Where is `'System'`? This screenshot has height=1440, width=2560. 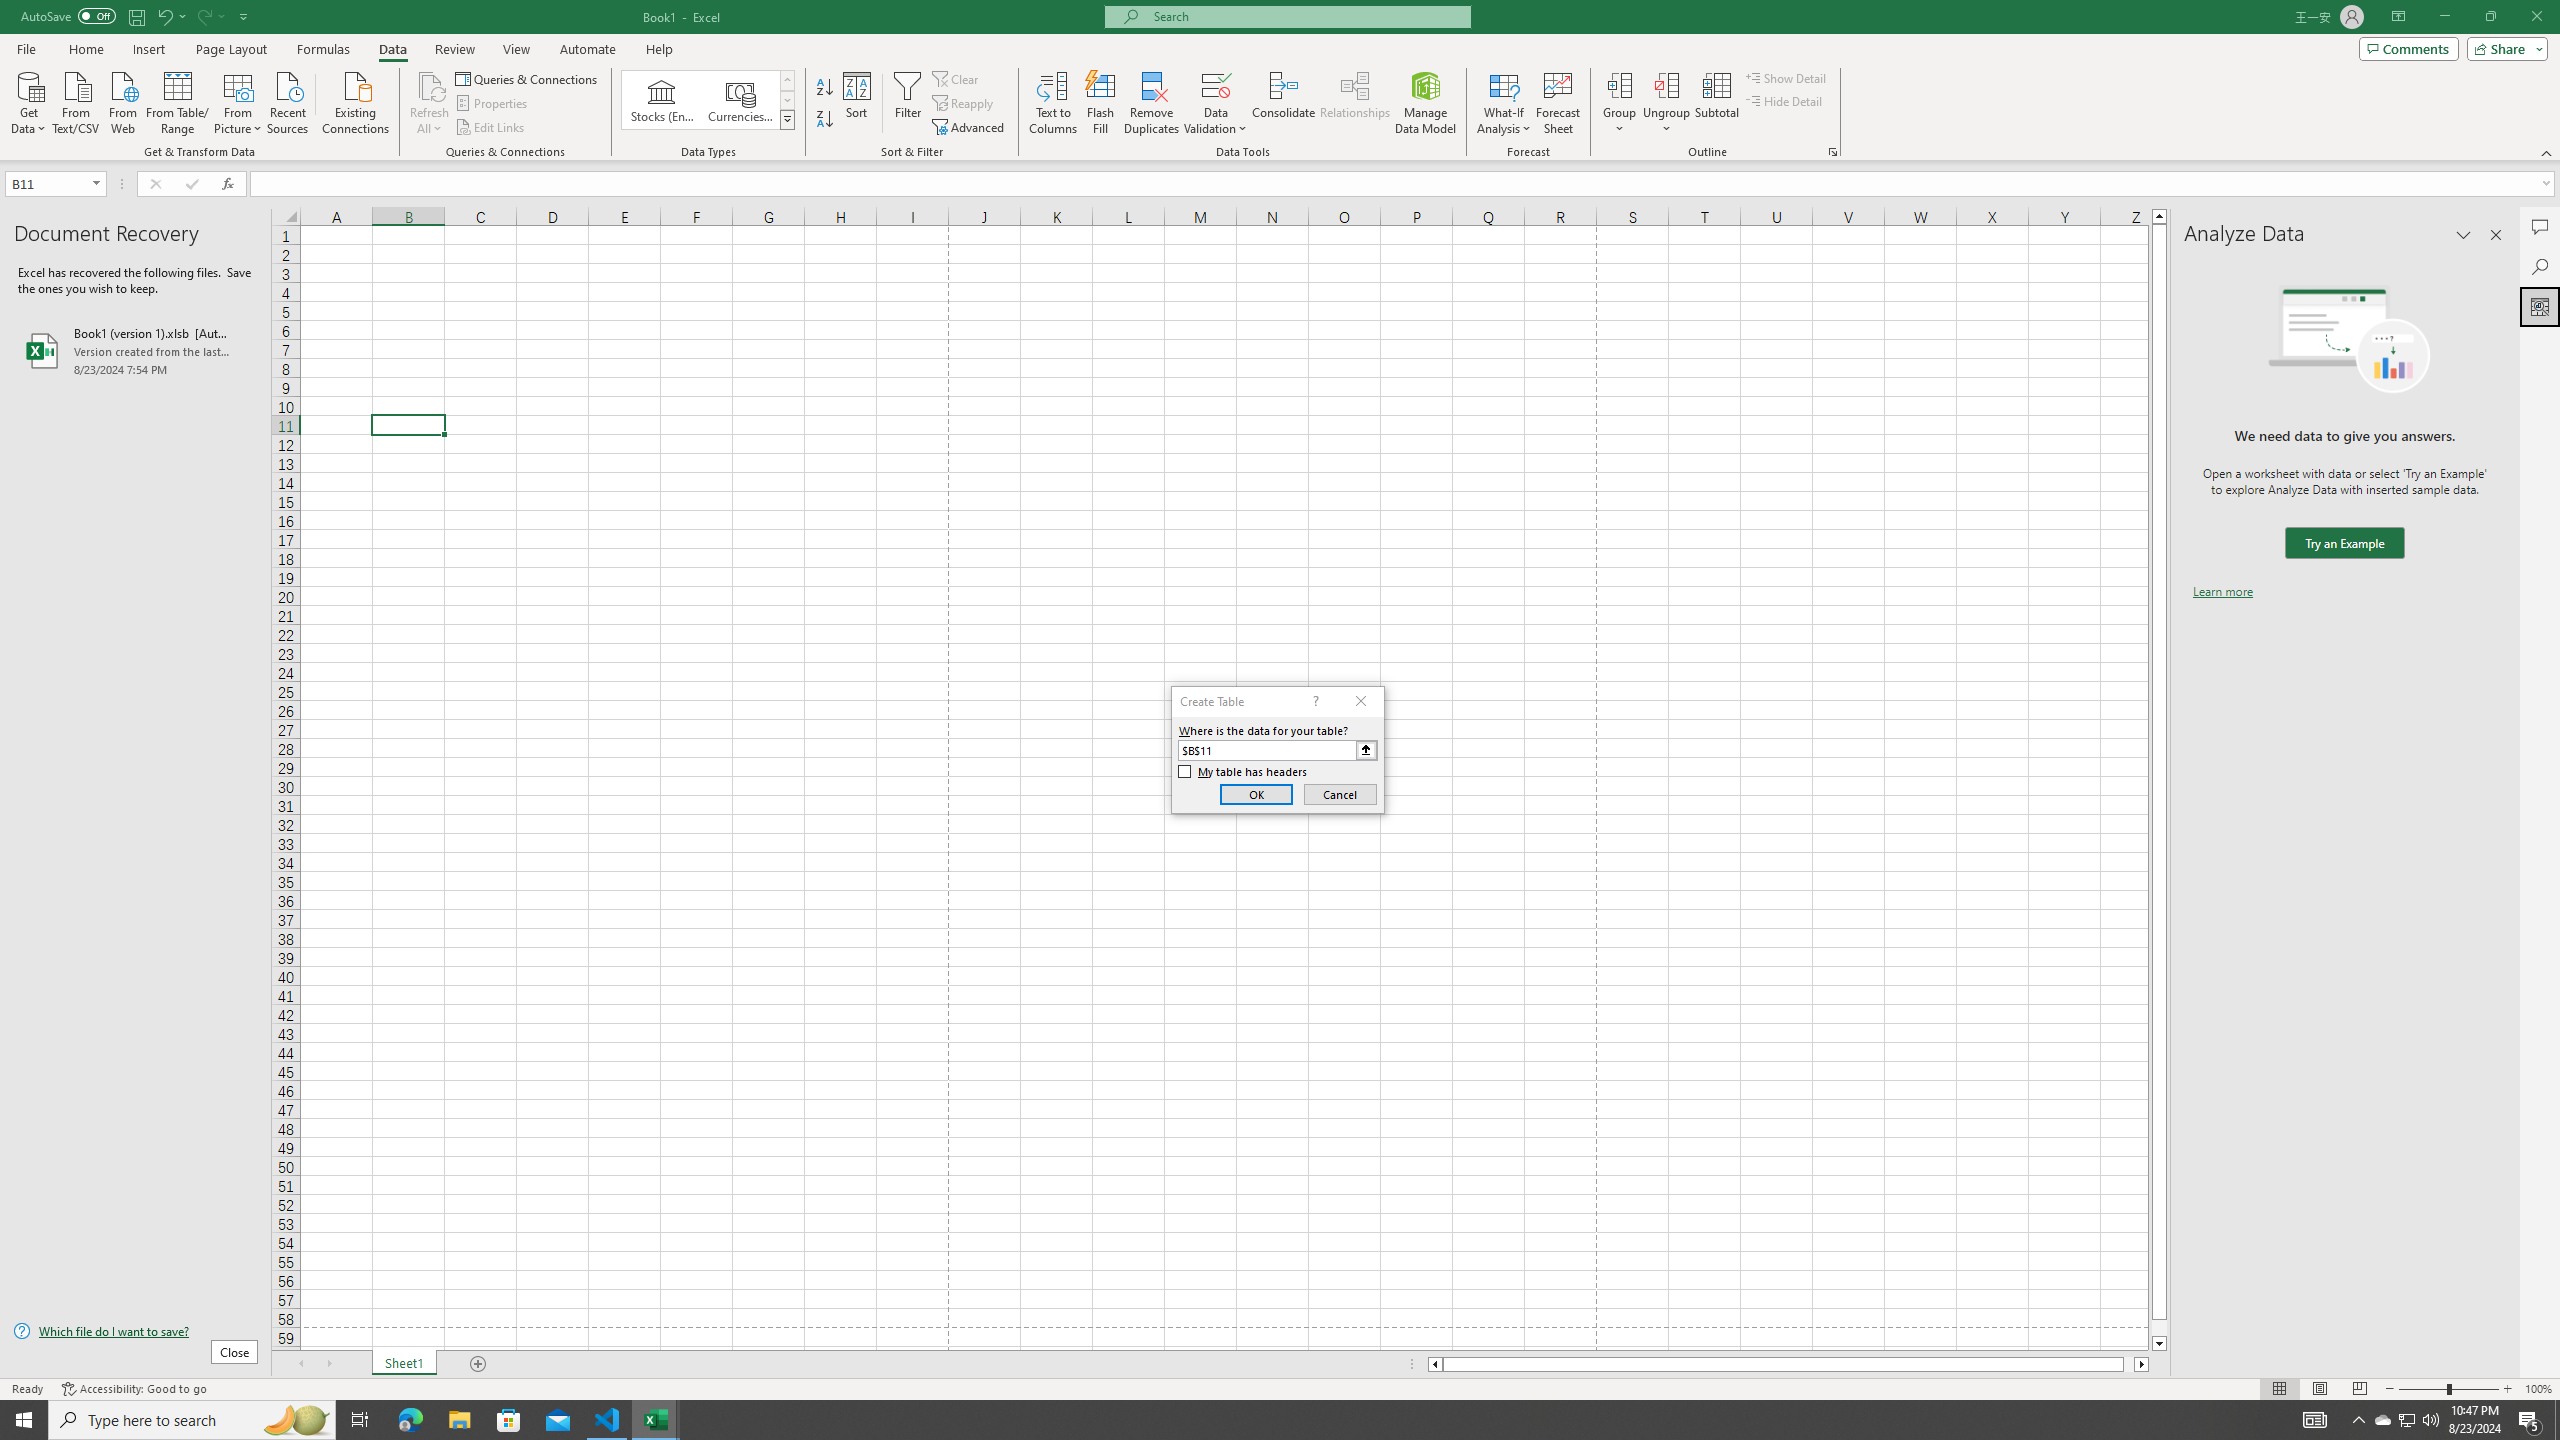 'System' is located at coordinates (11, 9).